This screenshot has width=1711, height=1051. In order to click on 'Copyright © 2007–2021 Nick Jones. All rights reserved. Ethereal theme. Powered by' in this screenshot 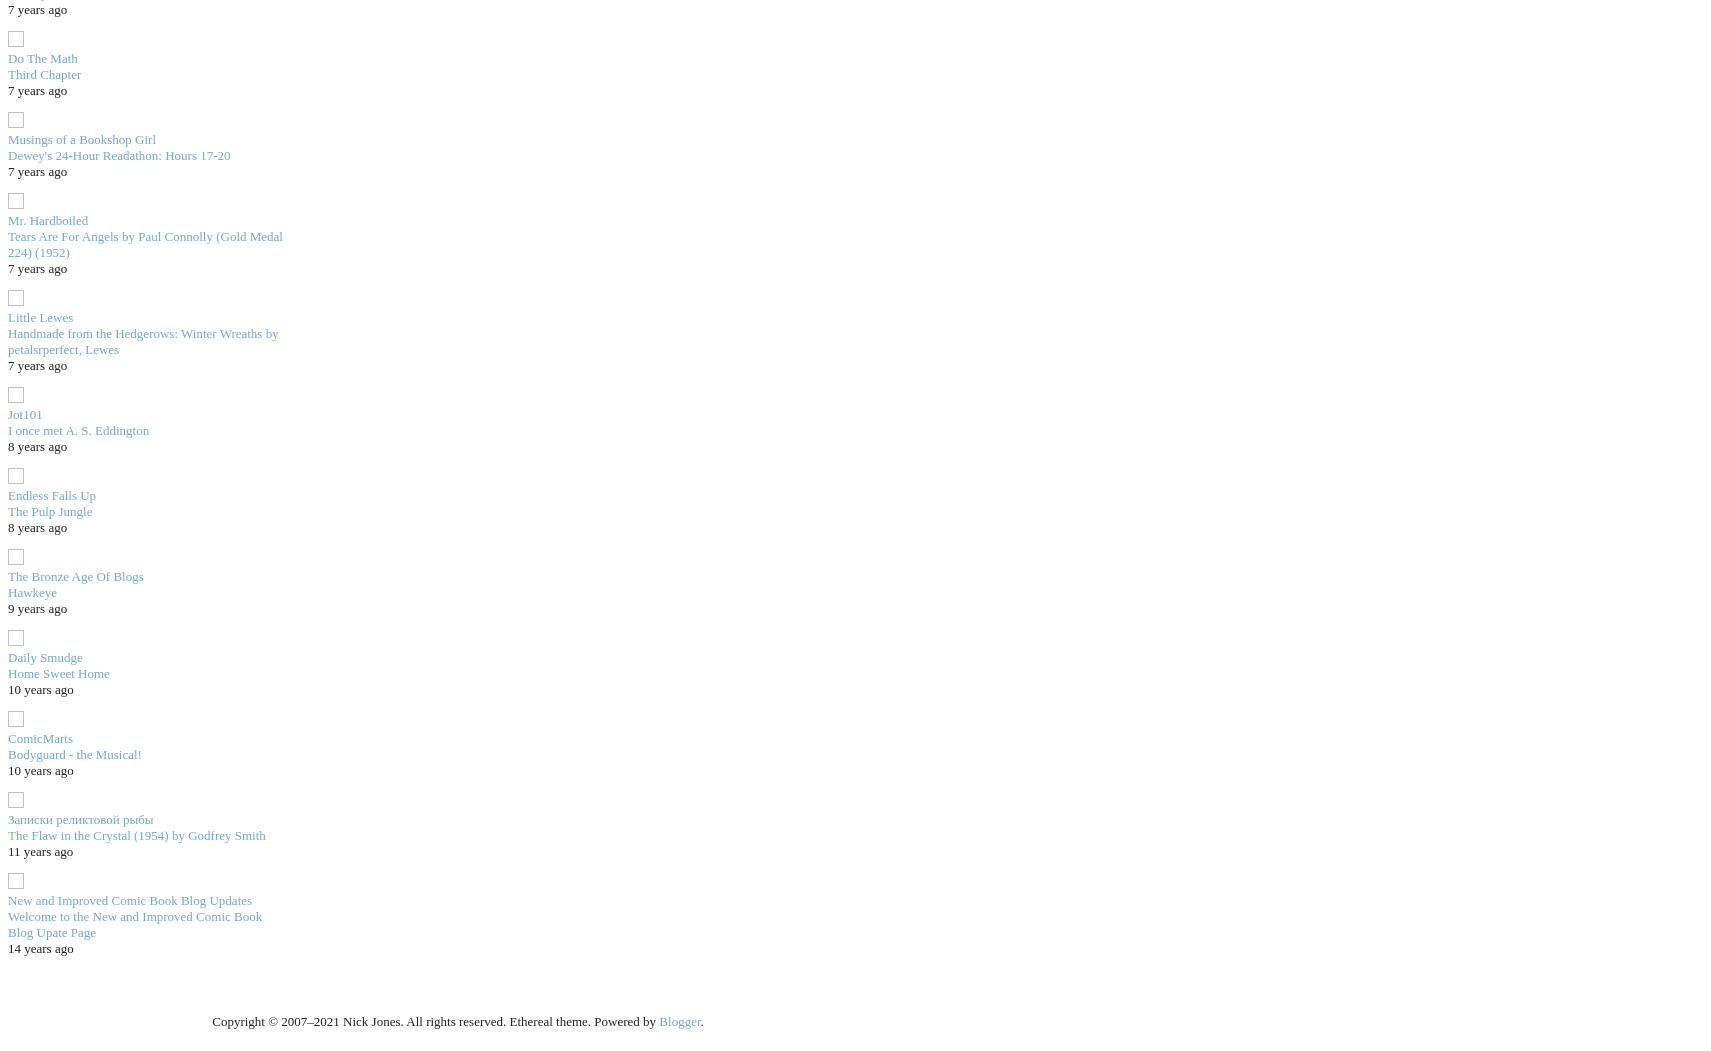, I will do `click(210, 1020)`.